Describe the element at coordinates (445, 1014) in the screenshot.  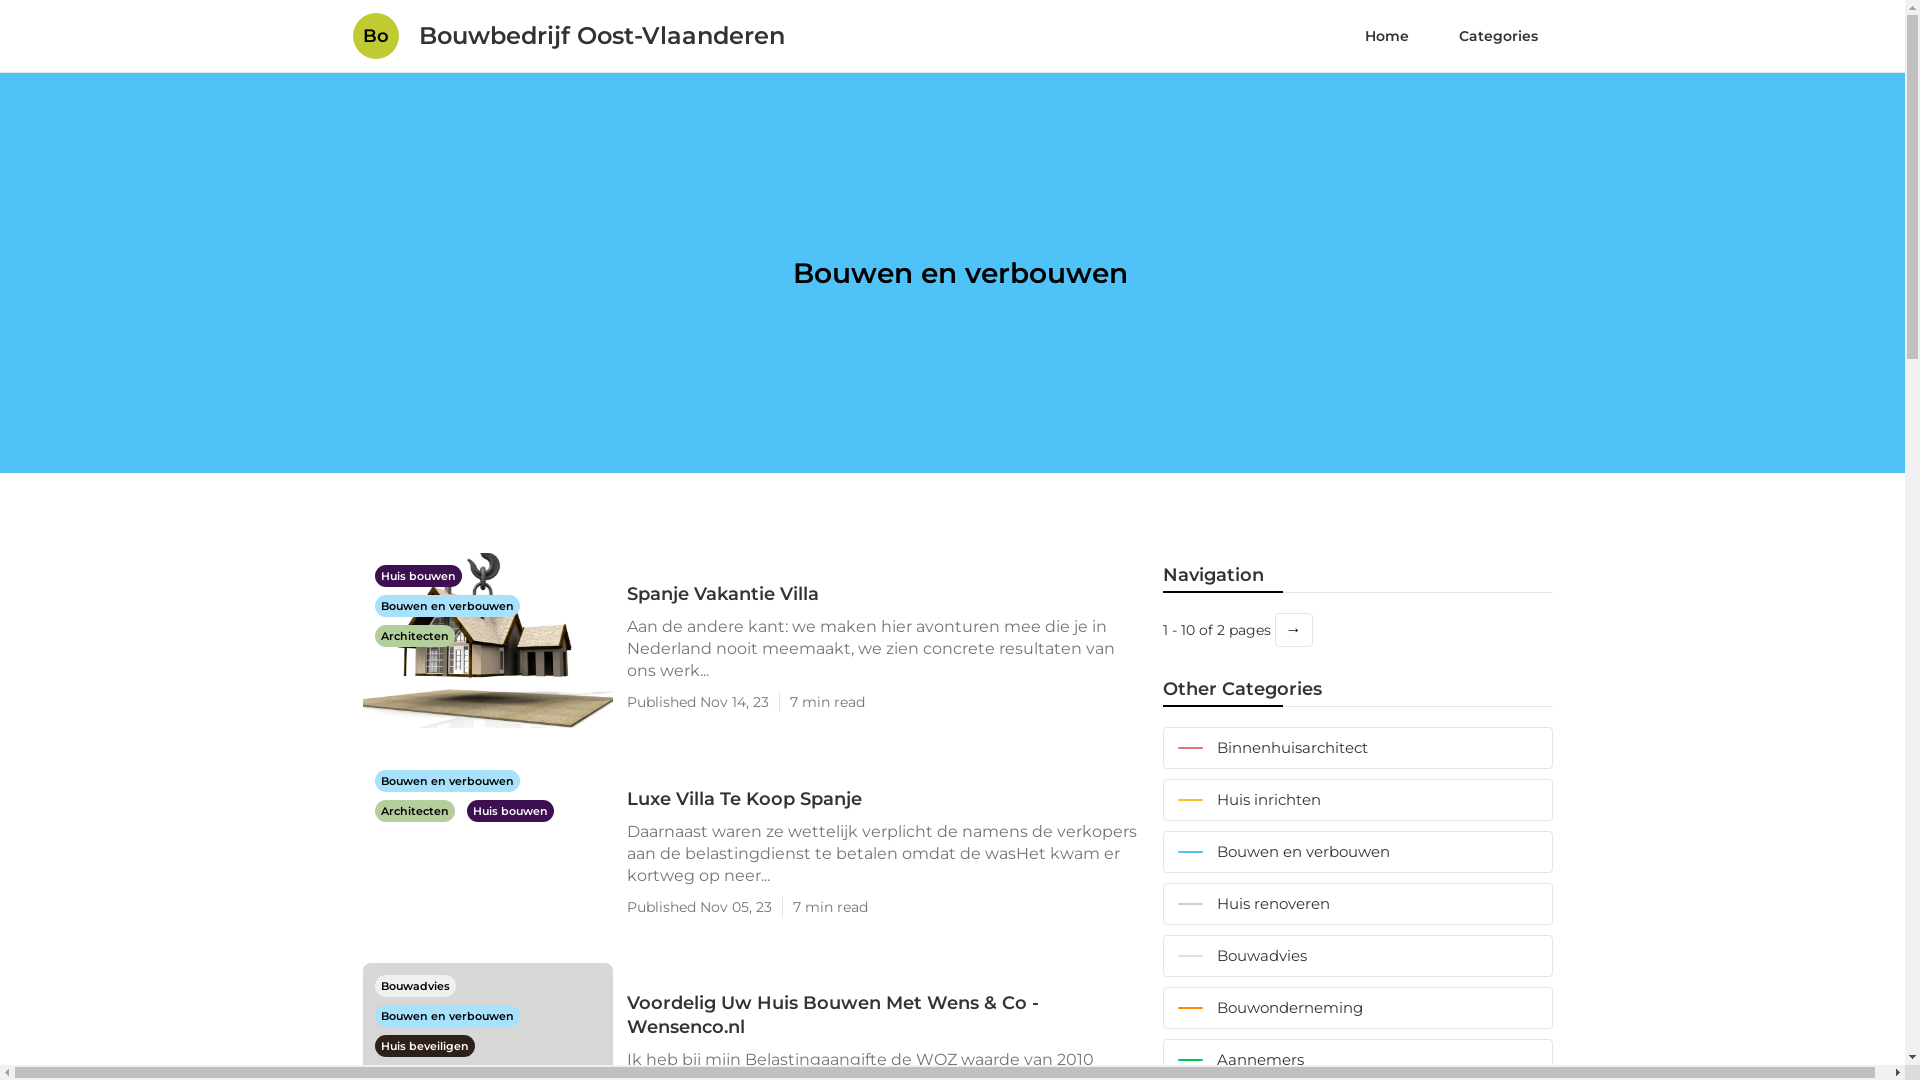
I see `'Bouwen en verbouwen'` at that location.